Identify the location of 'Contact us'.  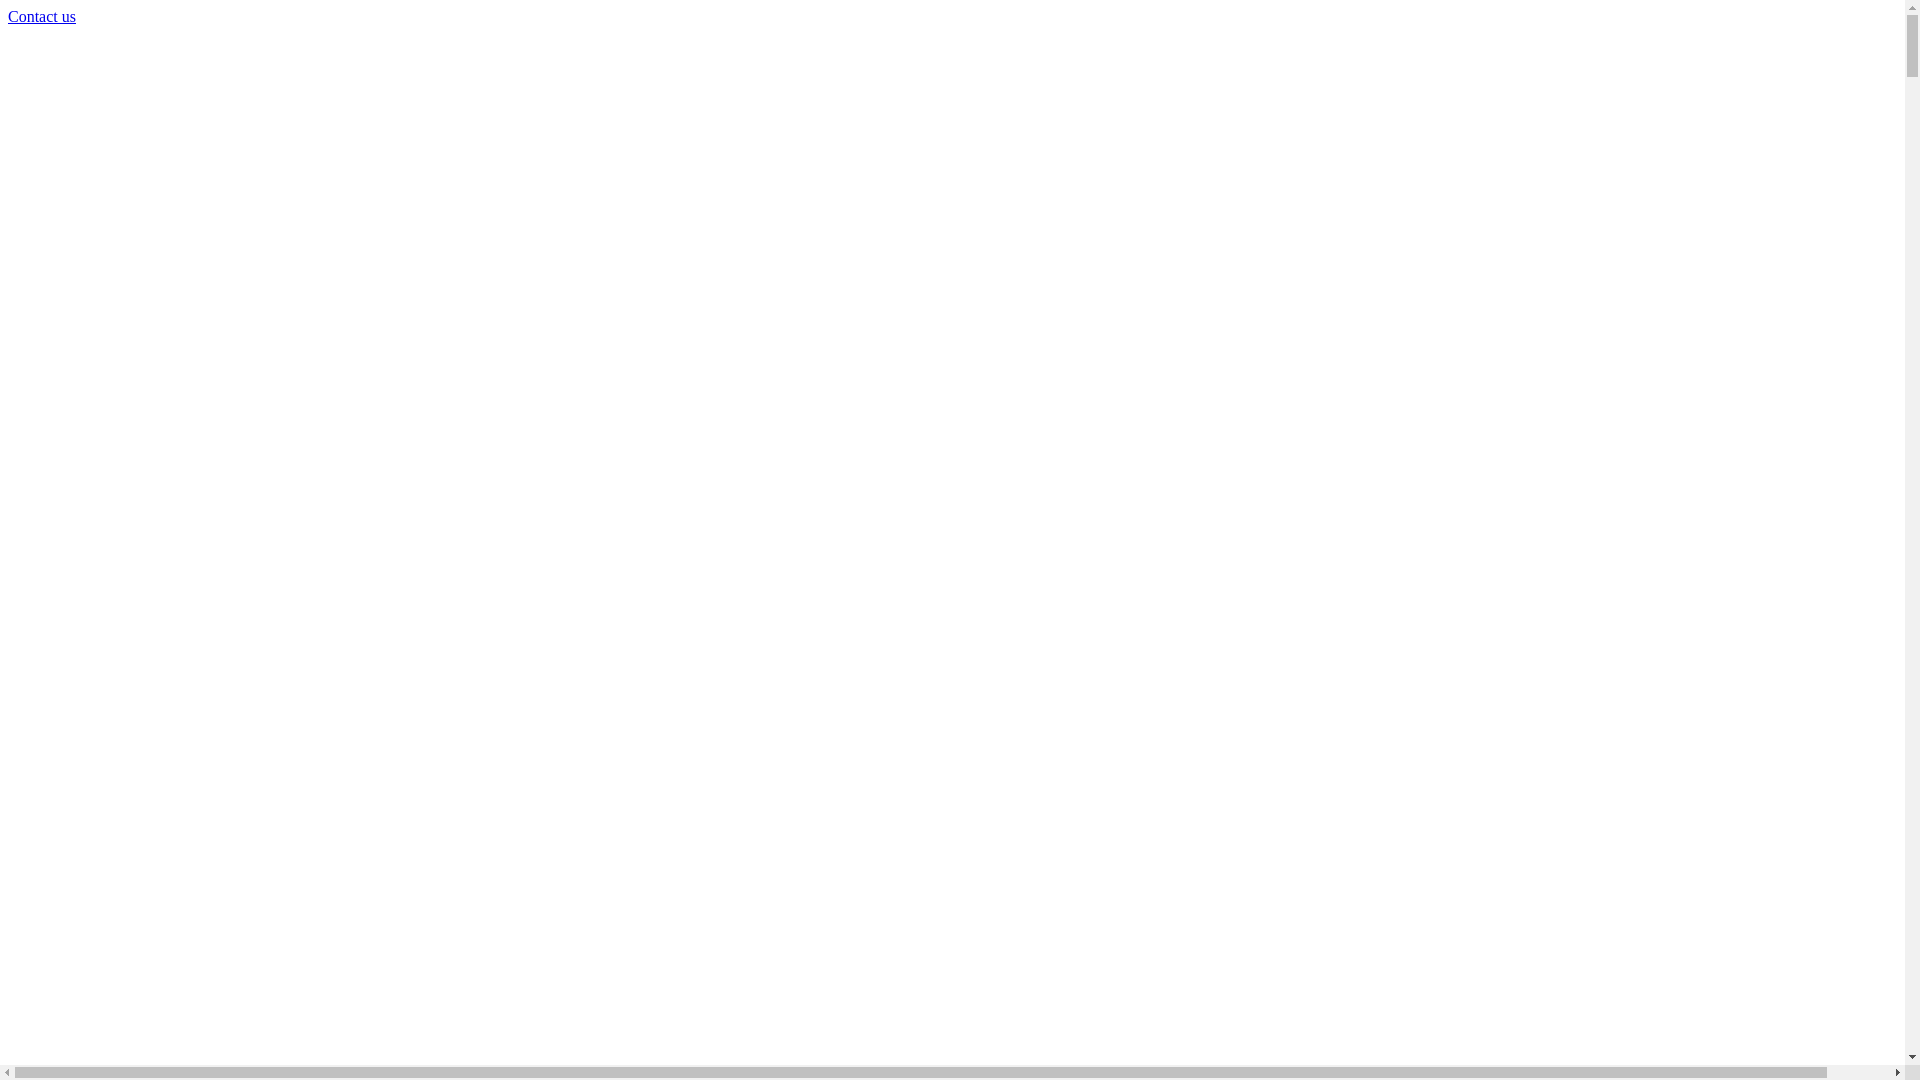
(42, 16).